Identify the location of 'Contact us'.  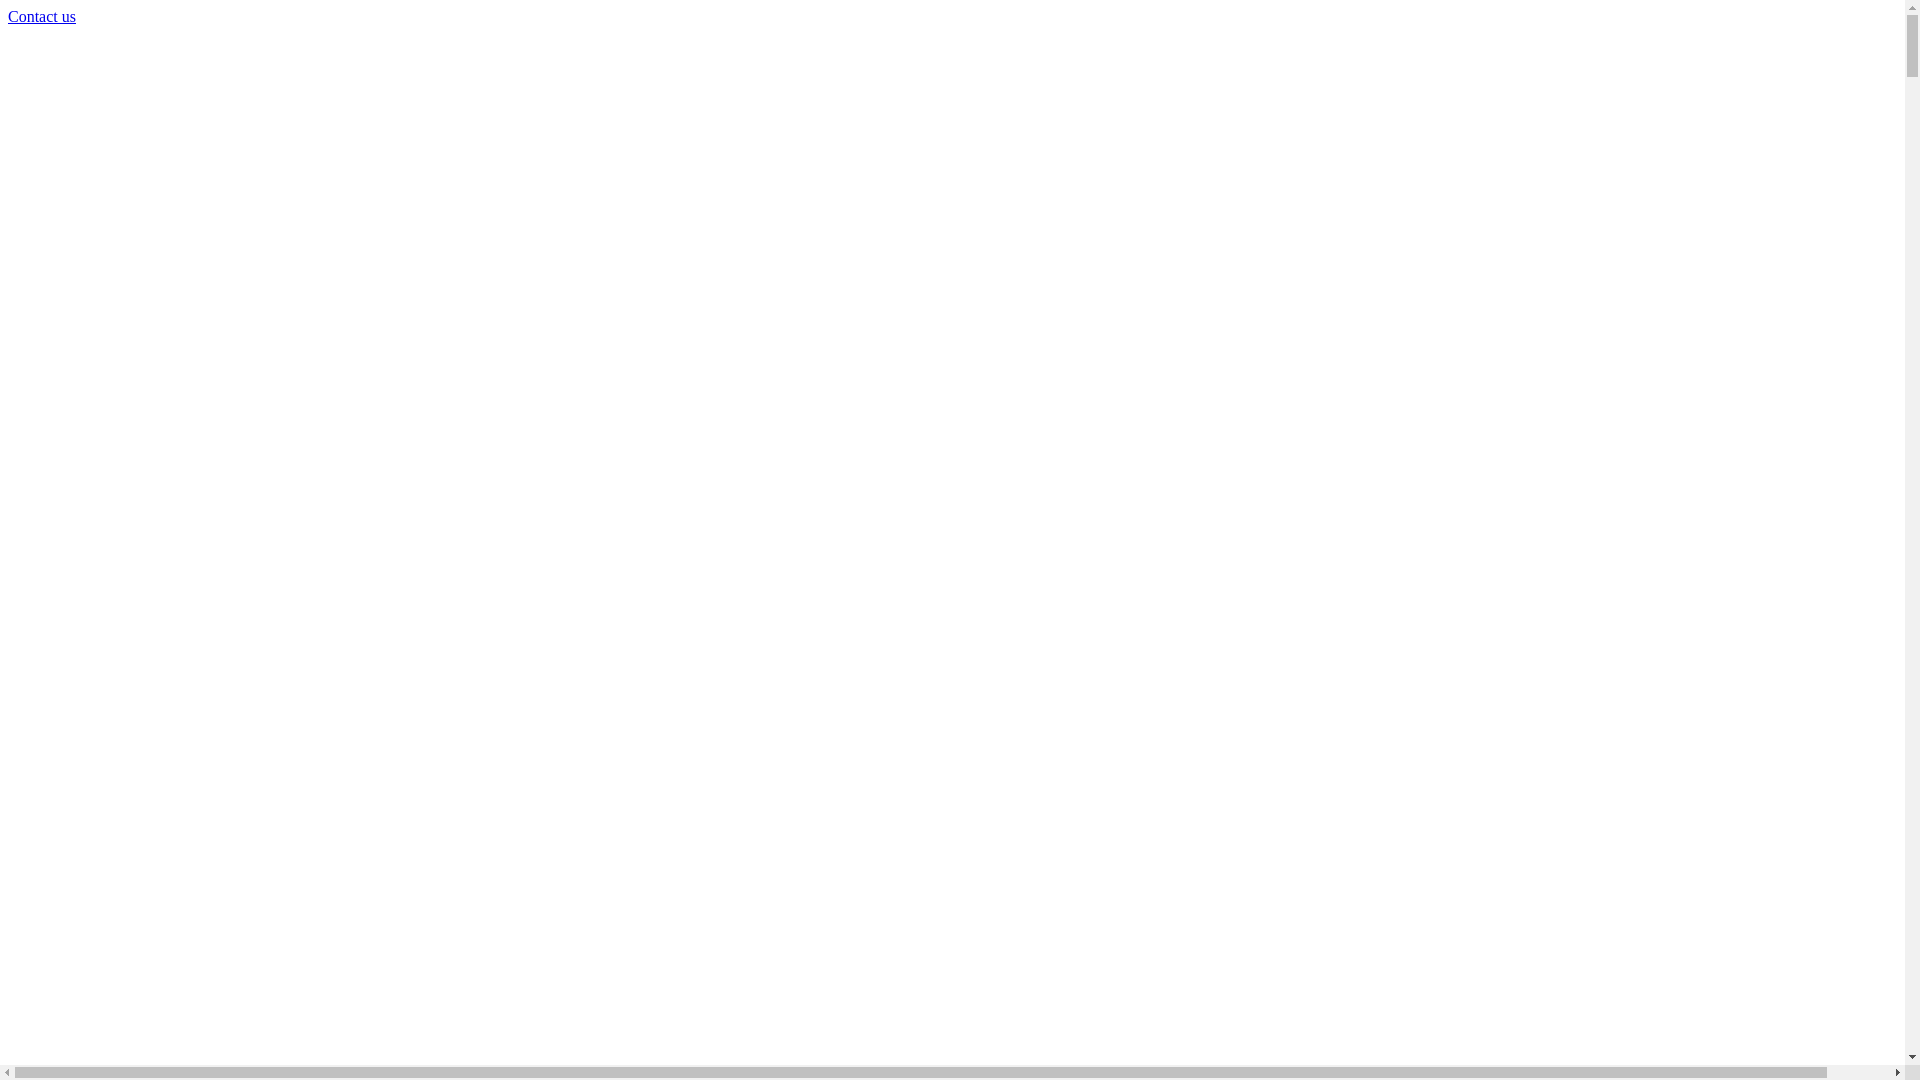
(42, 16).